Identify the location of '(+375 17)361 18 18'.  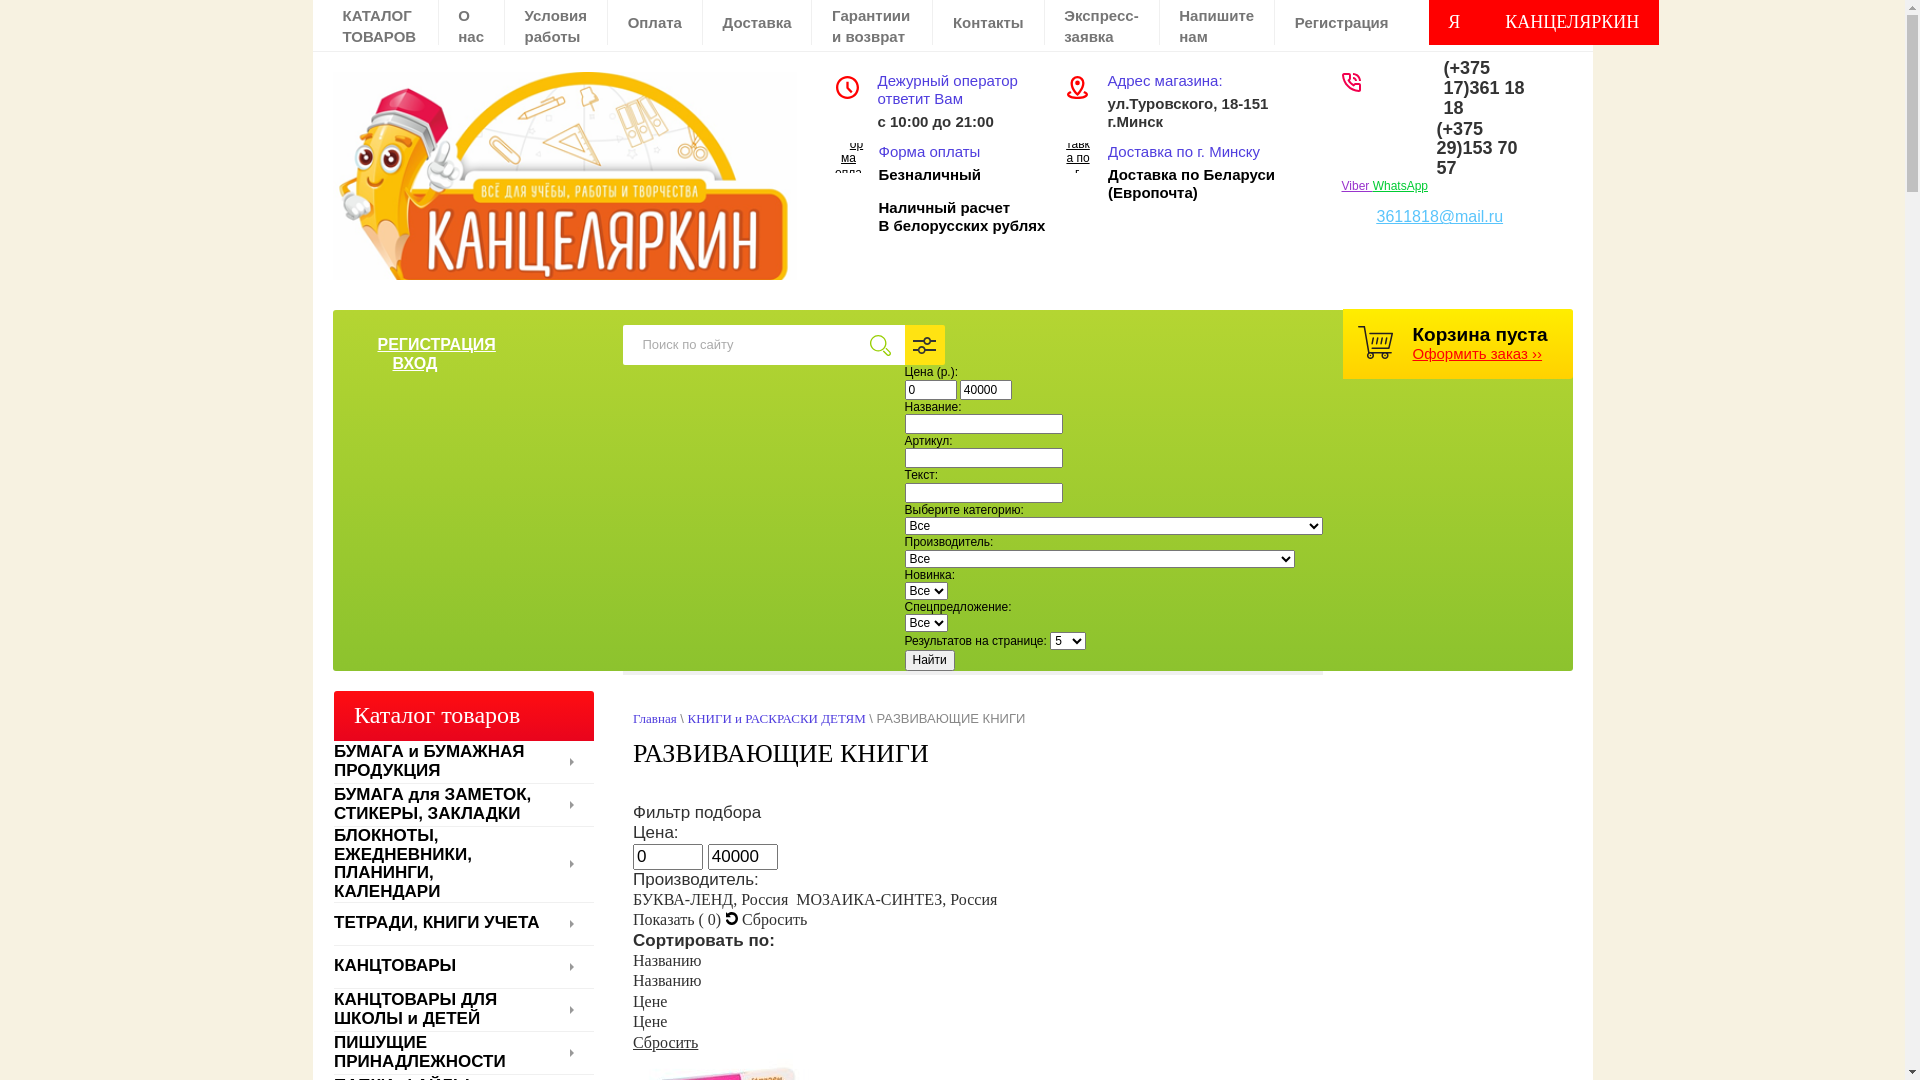
(1484, 87).